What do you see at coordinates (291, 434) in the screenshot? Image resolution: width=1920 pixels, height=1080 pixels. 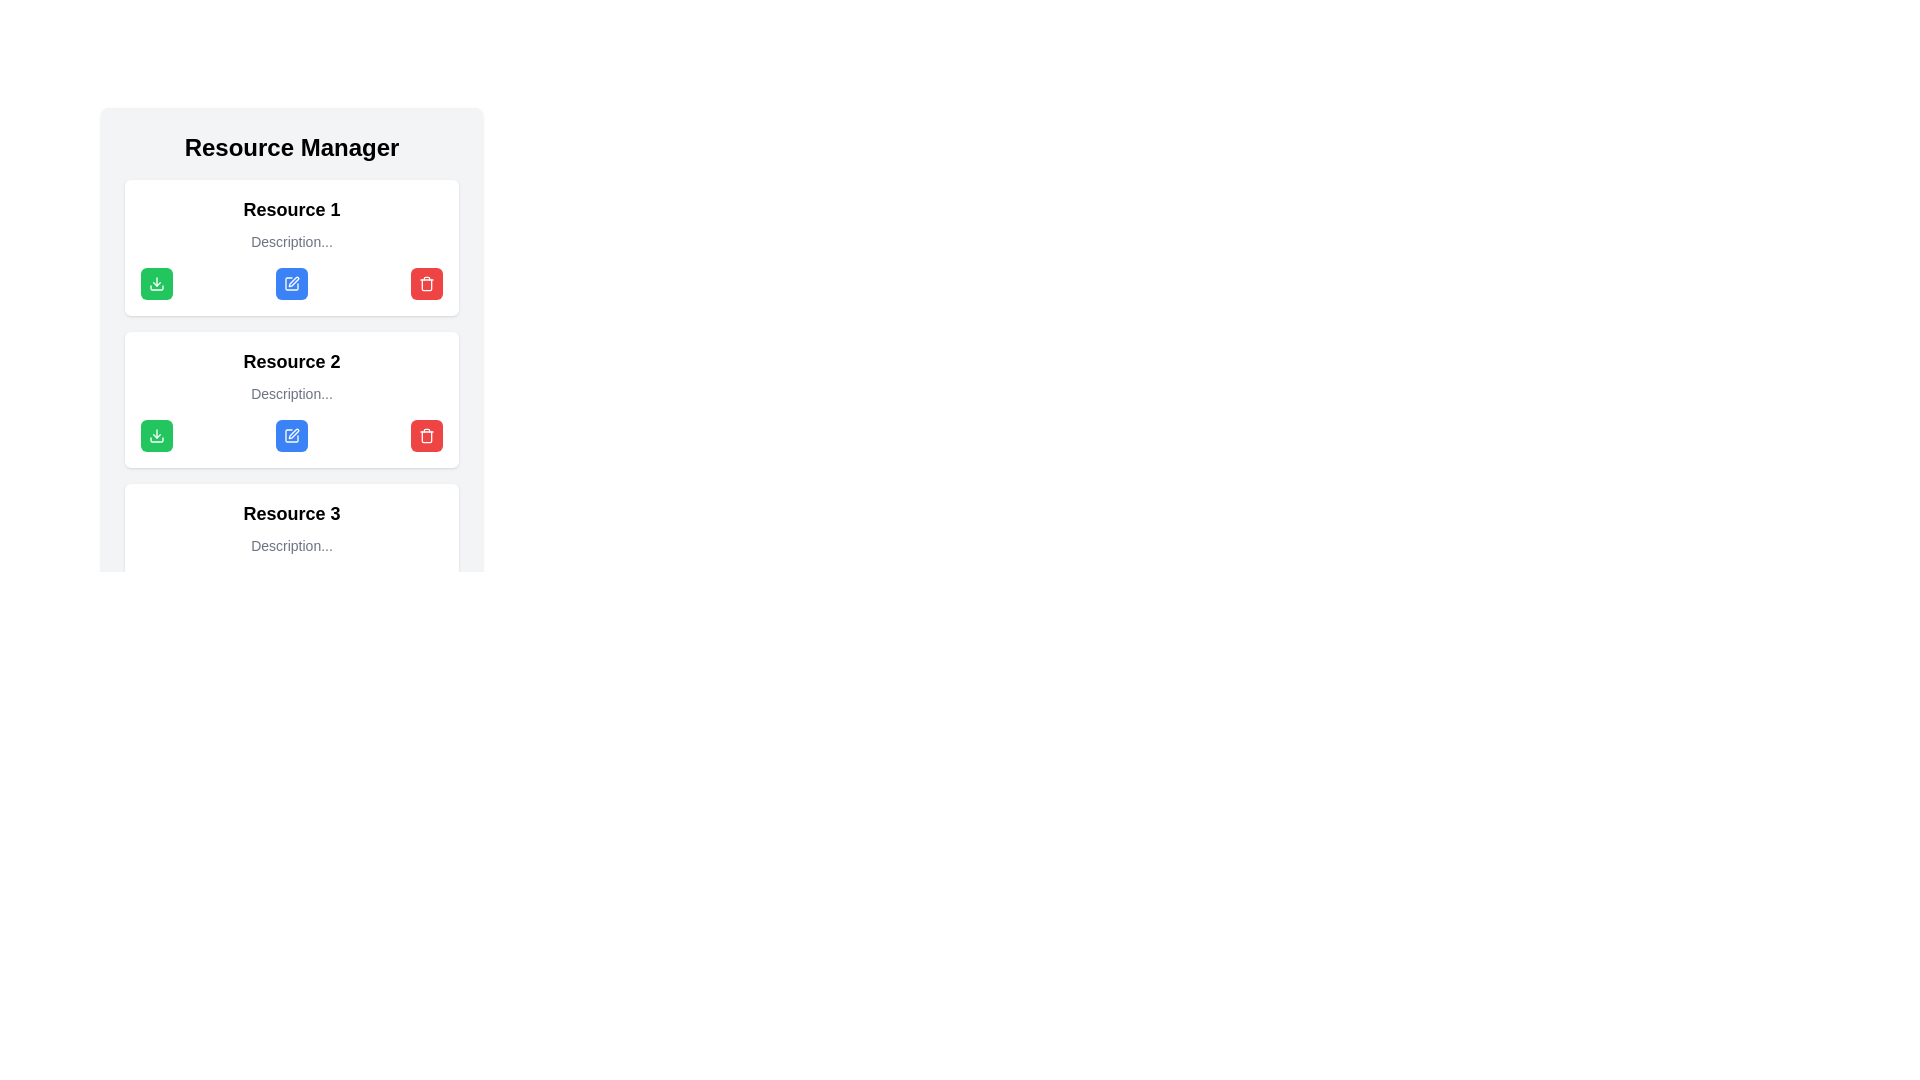 I see `the edit button with an embedded icon located in the second row titled 'Resource 2', positioned between a green button on the left and a red button on the right` at bounding box center [291, 434].